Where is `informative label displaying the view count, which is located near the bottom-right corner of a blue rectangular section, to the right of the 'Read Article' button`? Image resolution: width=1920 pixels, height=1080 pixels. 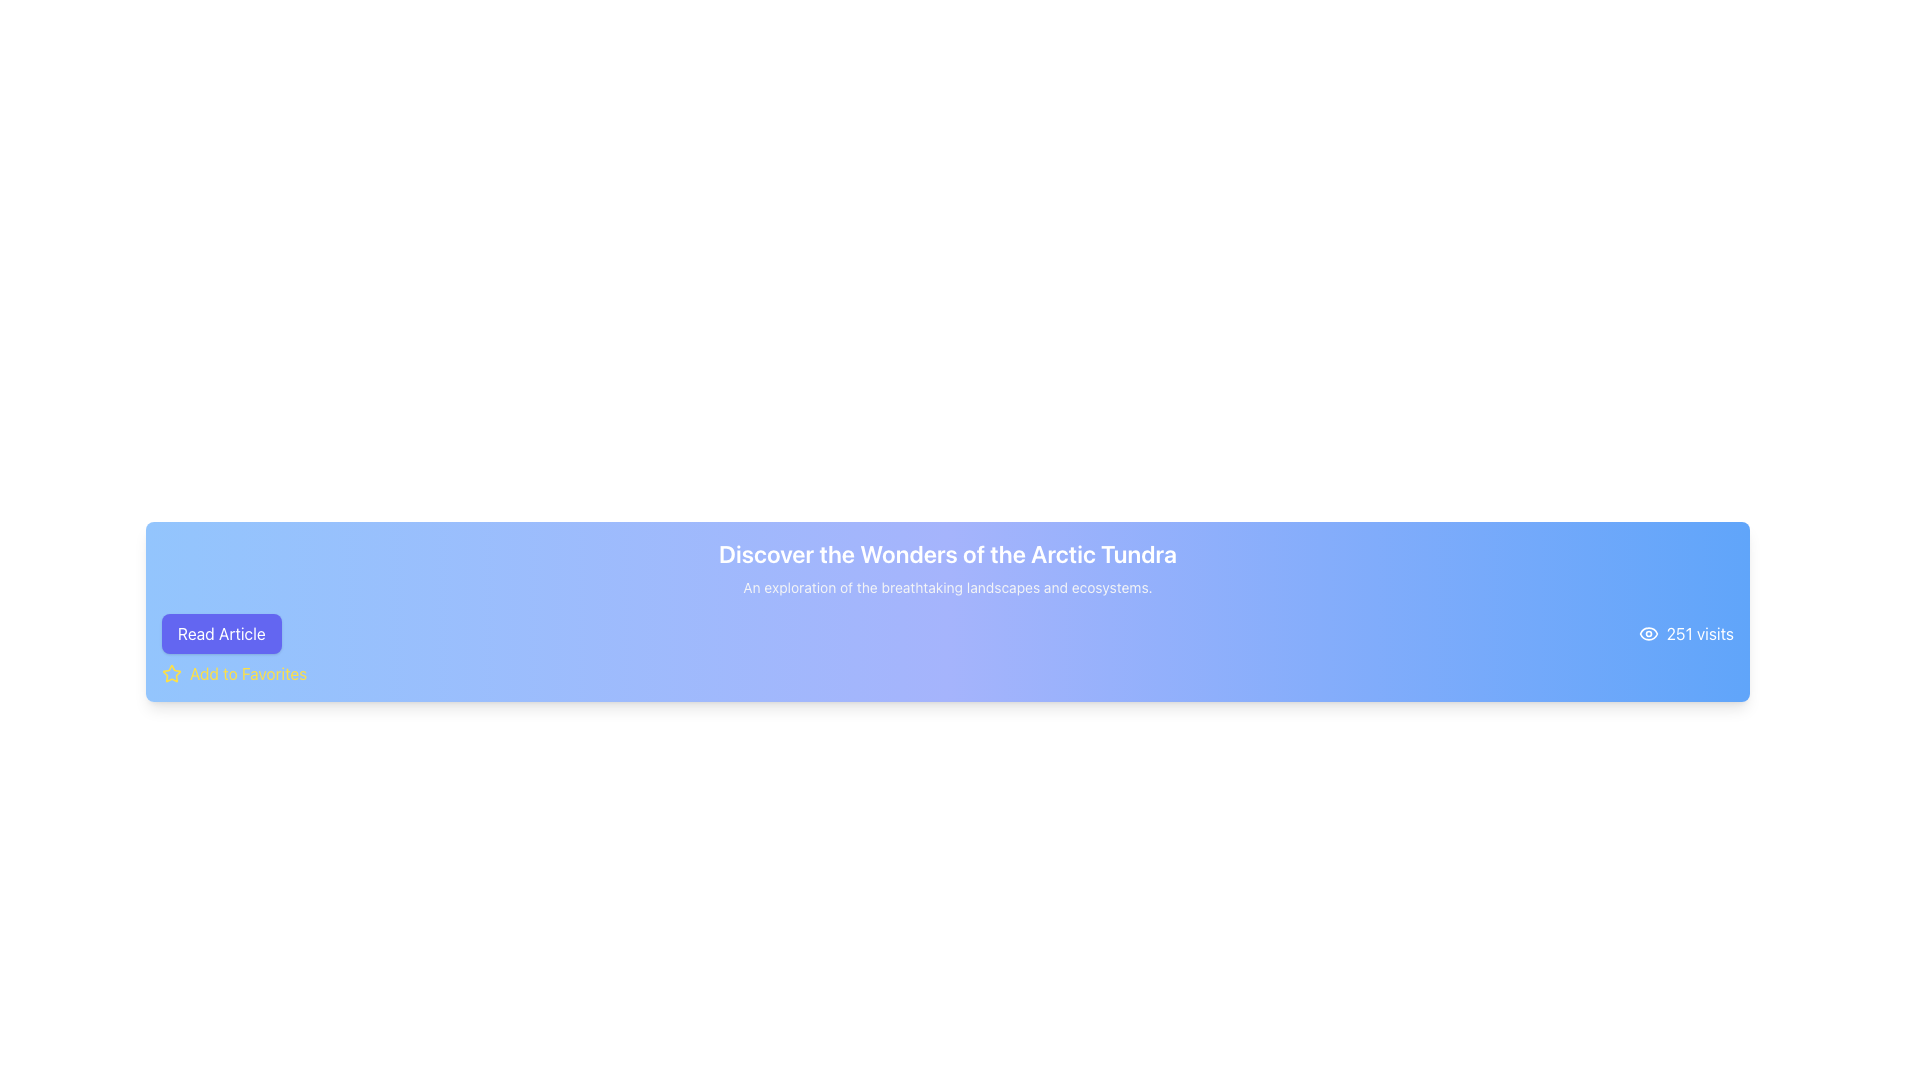 informative label displaying the view count, which is located near the bottom-right corner of a blue rectangular section, to the right of the 'Read Article' button is located at coordinates (1685, 633).